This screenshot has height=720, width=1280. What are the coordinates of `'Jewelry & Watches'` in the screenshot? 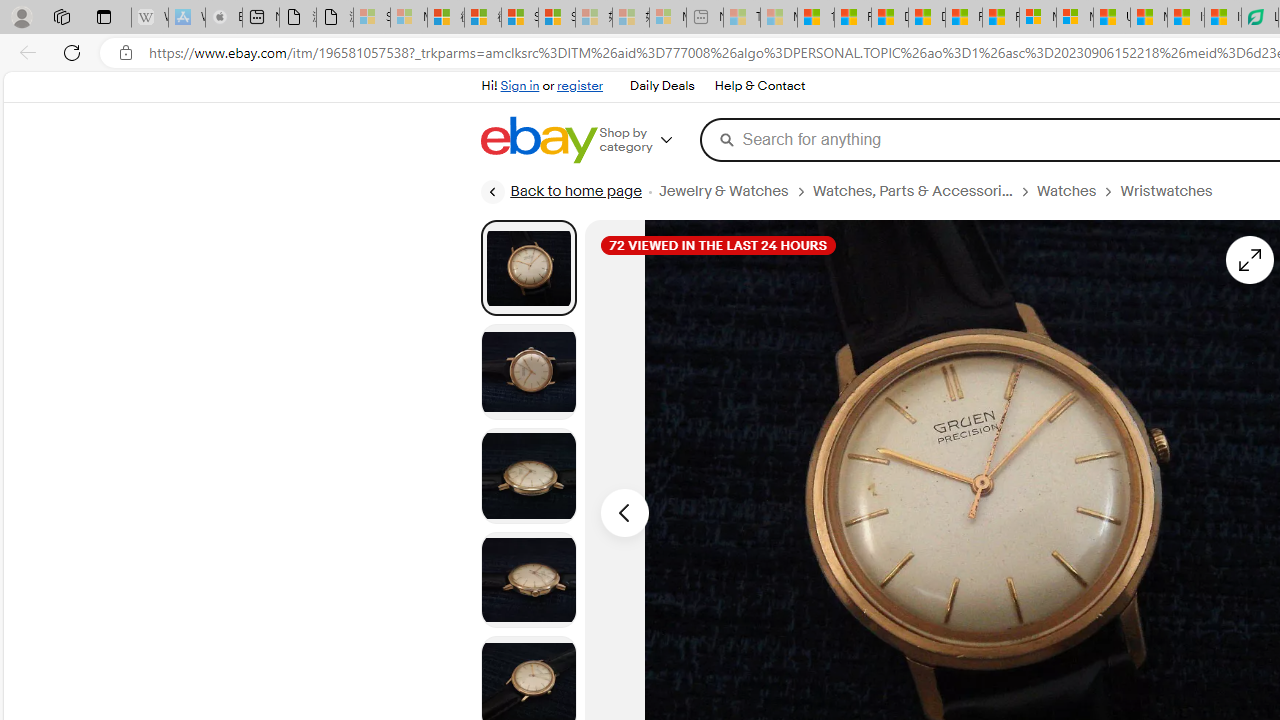 It's located at (734, 191).